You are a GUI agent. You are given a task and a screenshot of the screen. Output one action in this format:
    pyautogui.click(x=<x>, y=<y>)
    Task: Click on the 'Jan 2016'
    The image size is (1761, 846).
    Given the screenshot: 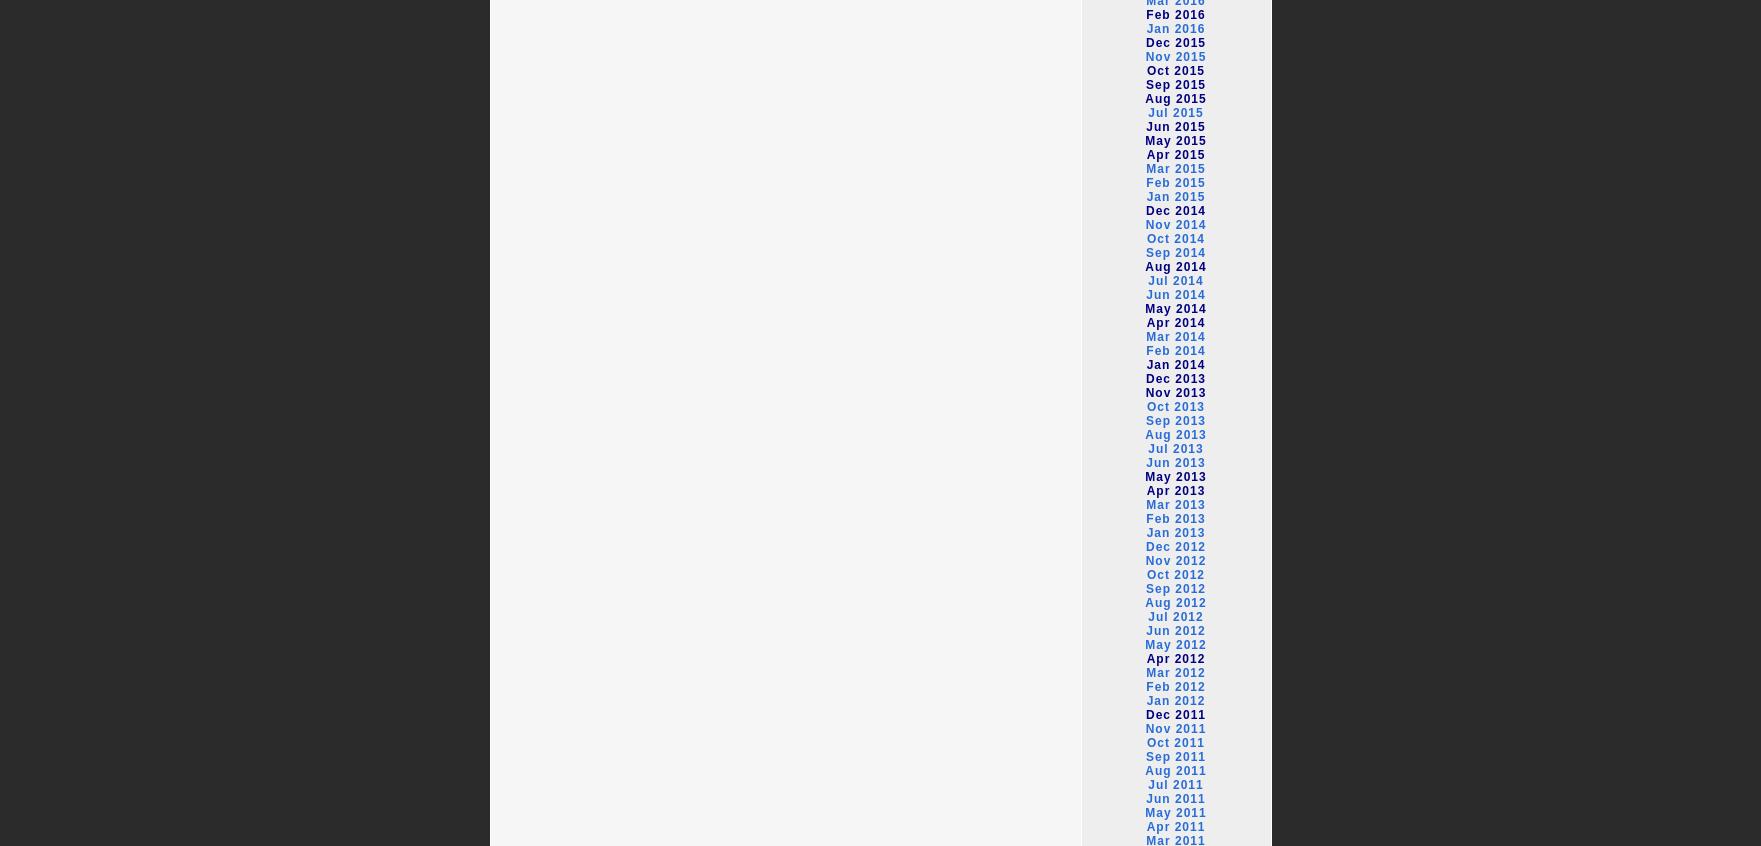 What is the action you would take?
    pyautogui.click(x=1175, y=28)
    